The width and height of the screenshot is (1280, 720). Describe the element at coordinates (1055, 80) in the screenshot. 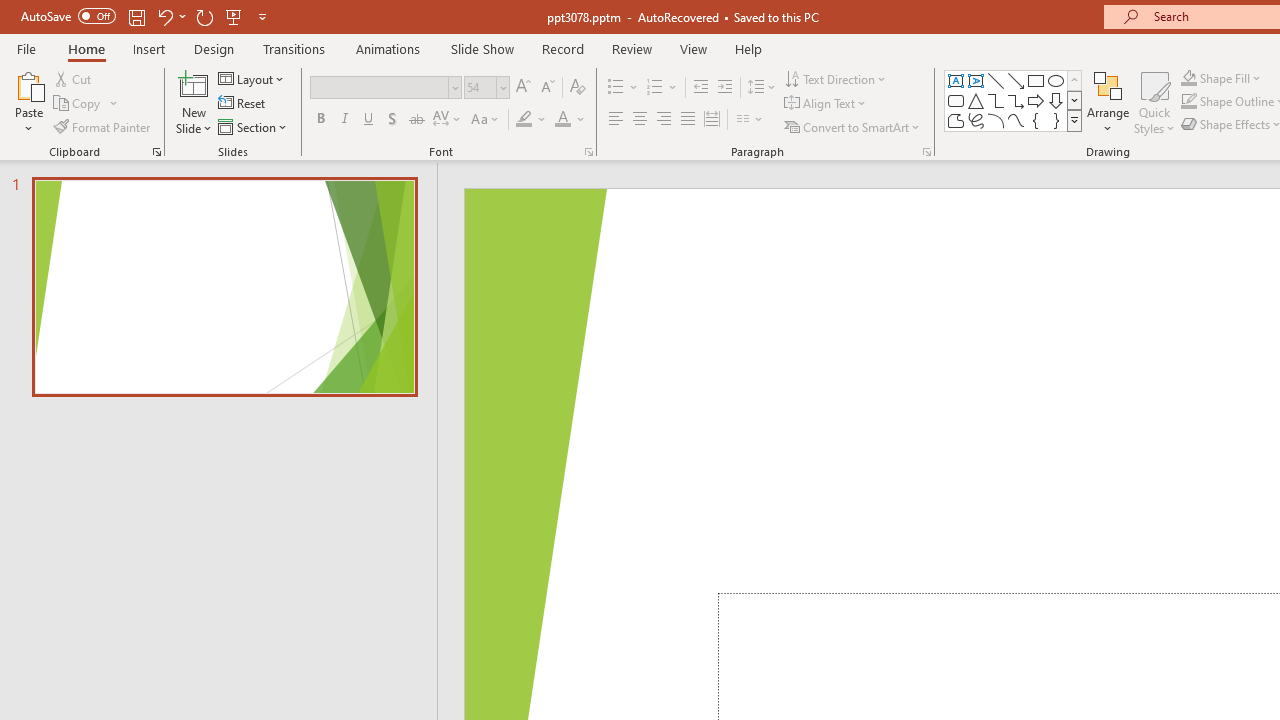

I see `'Oval'` at that location.